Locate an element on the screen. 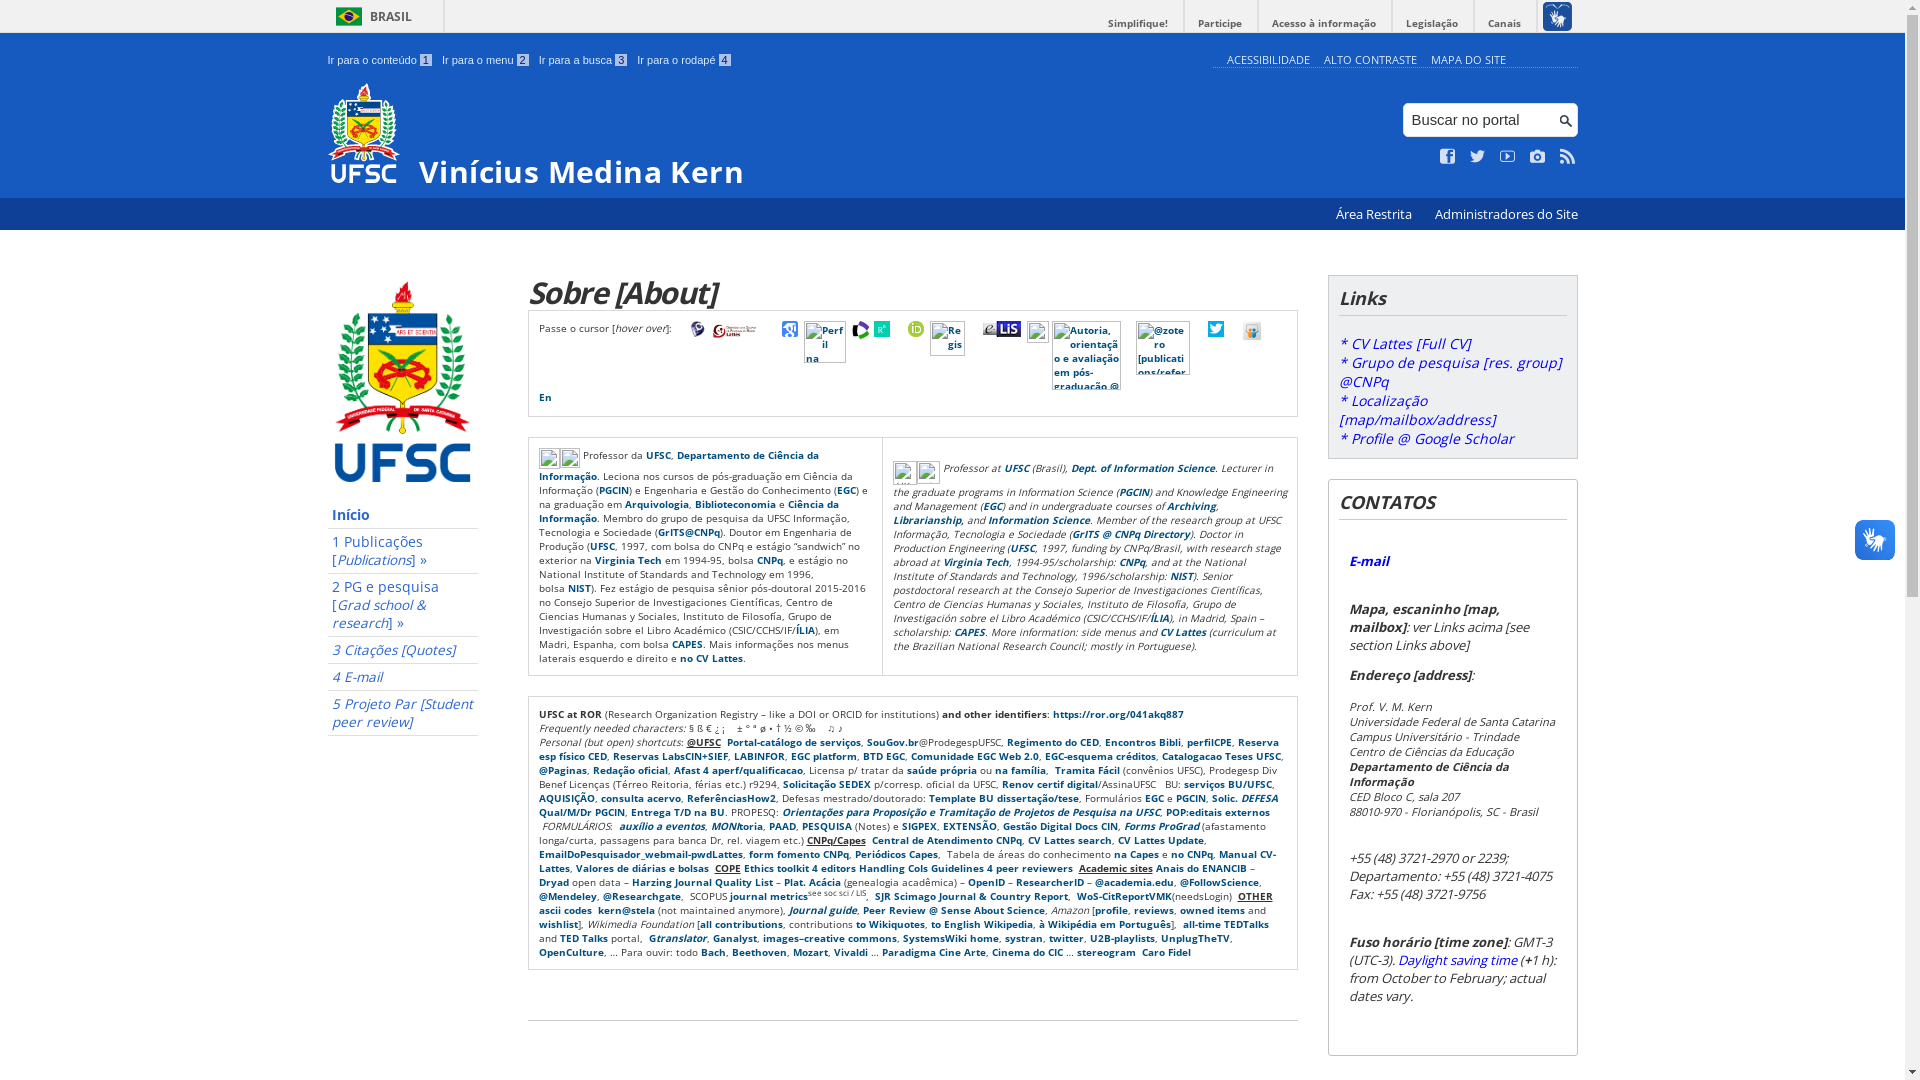 The image size is (1920, 1080). 'owned items' is located at coordinates (1211, 910).